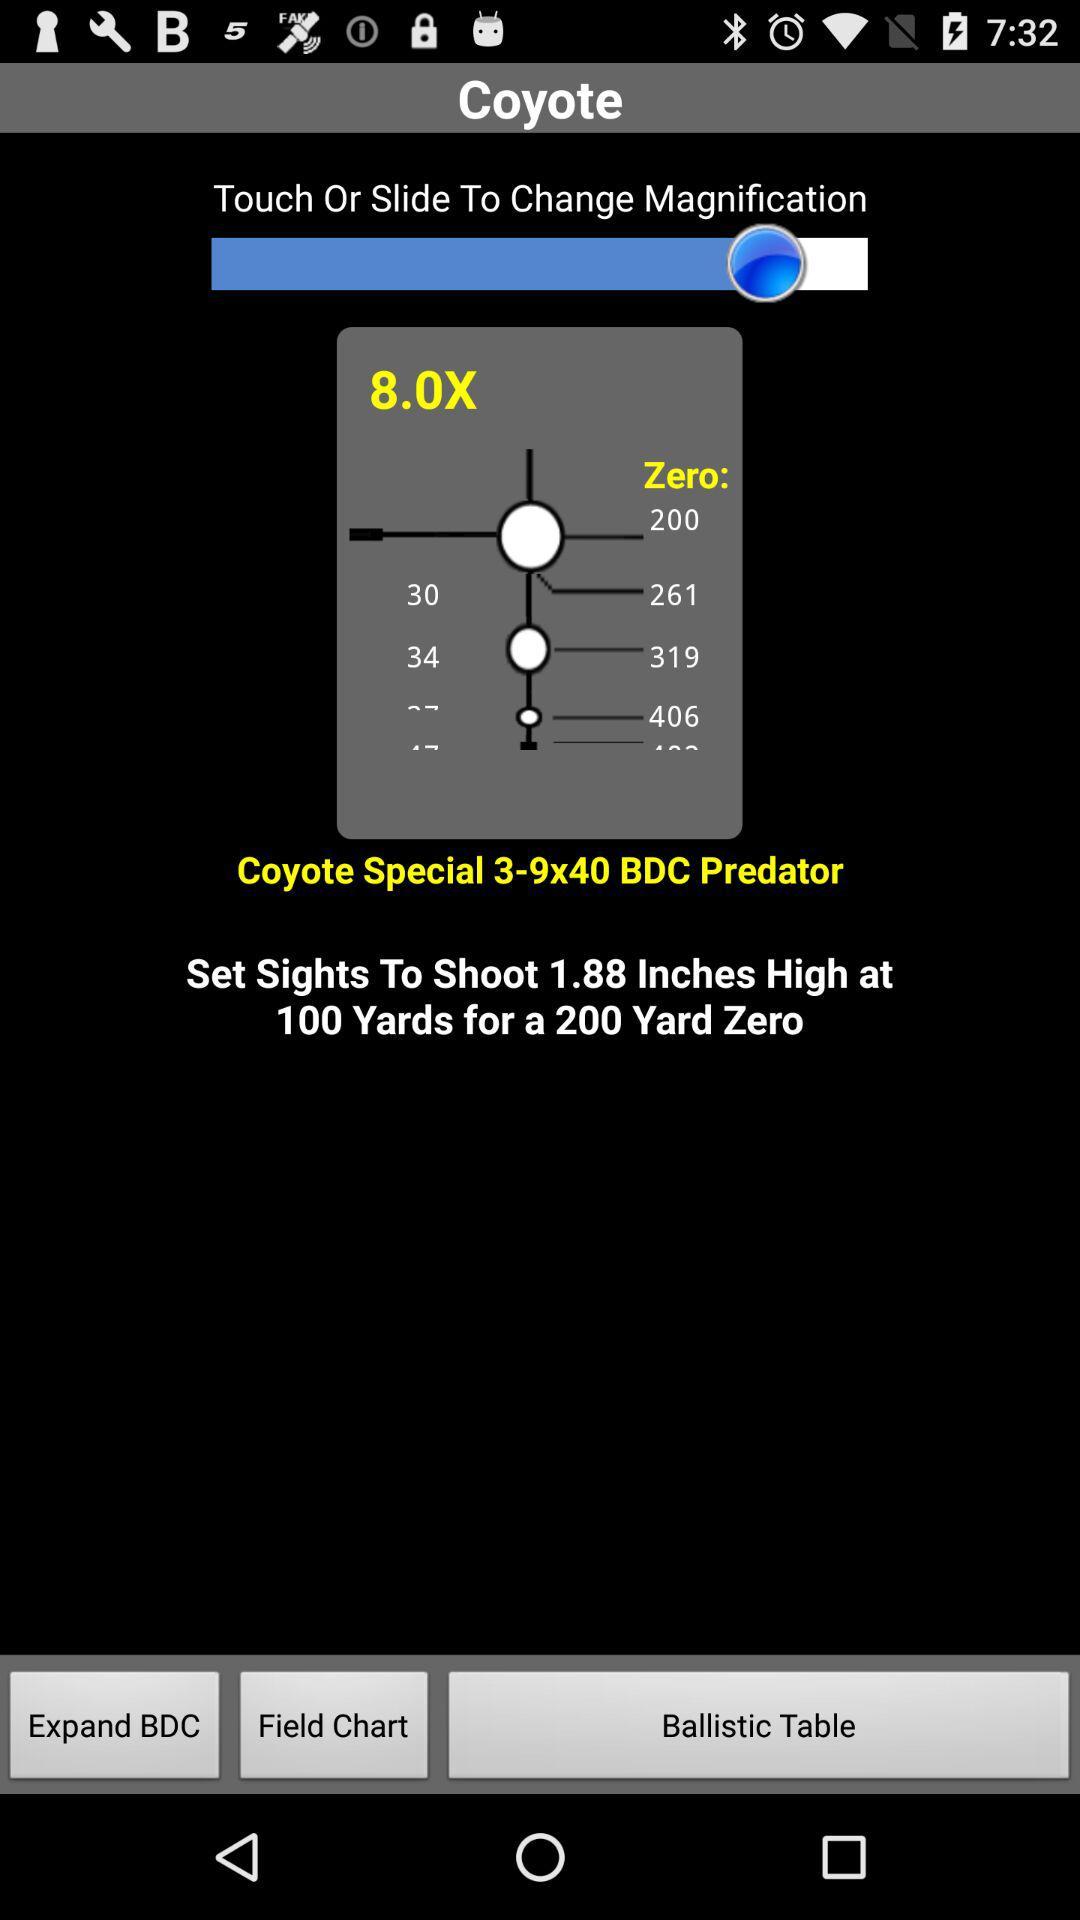  I want to click on the item next to the field chart icon, so click(759, 1730).